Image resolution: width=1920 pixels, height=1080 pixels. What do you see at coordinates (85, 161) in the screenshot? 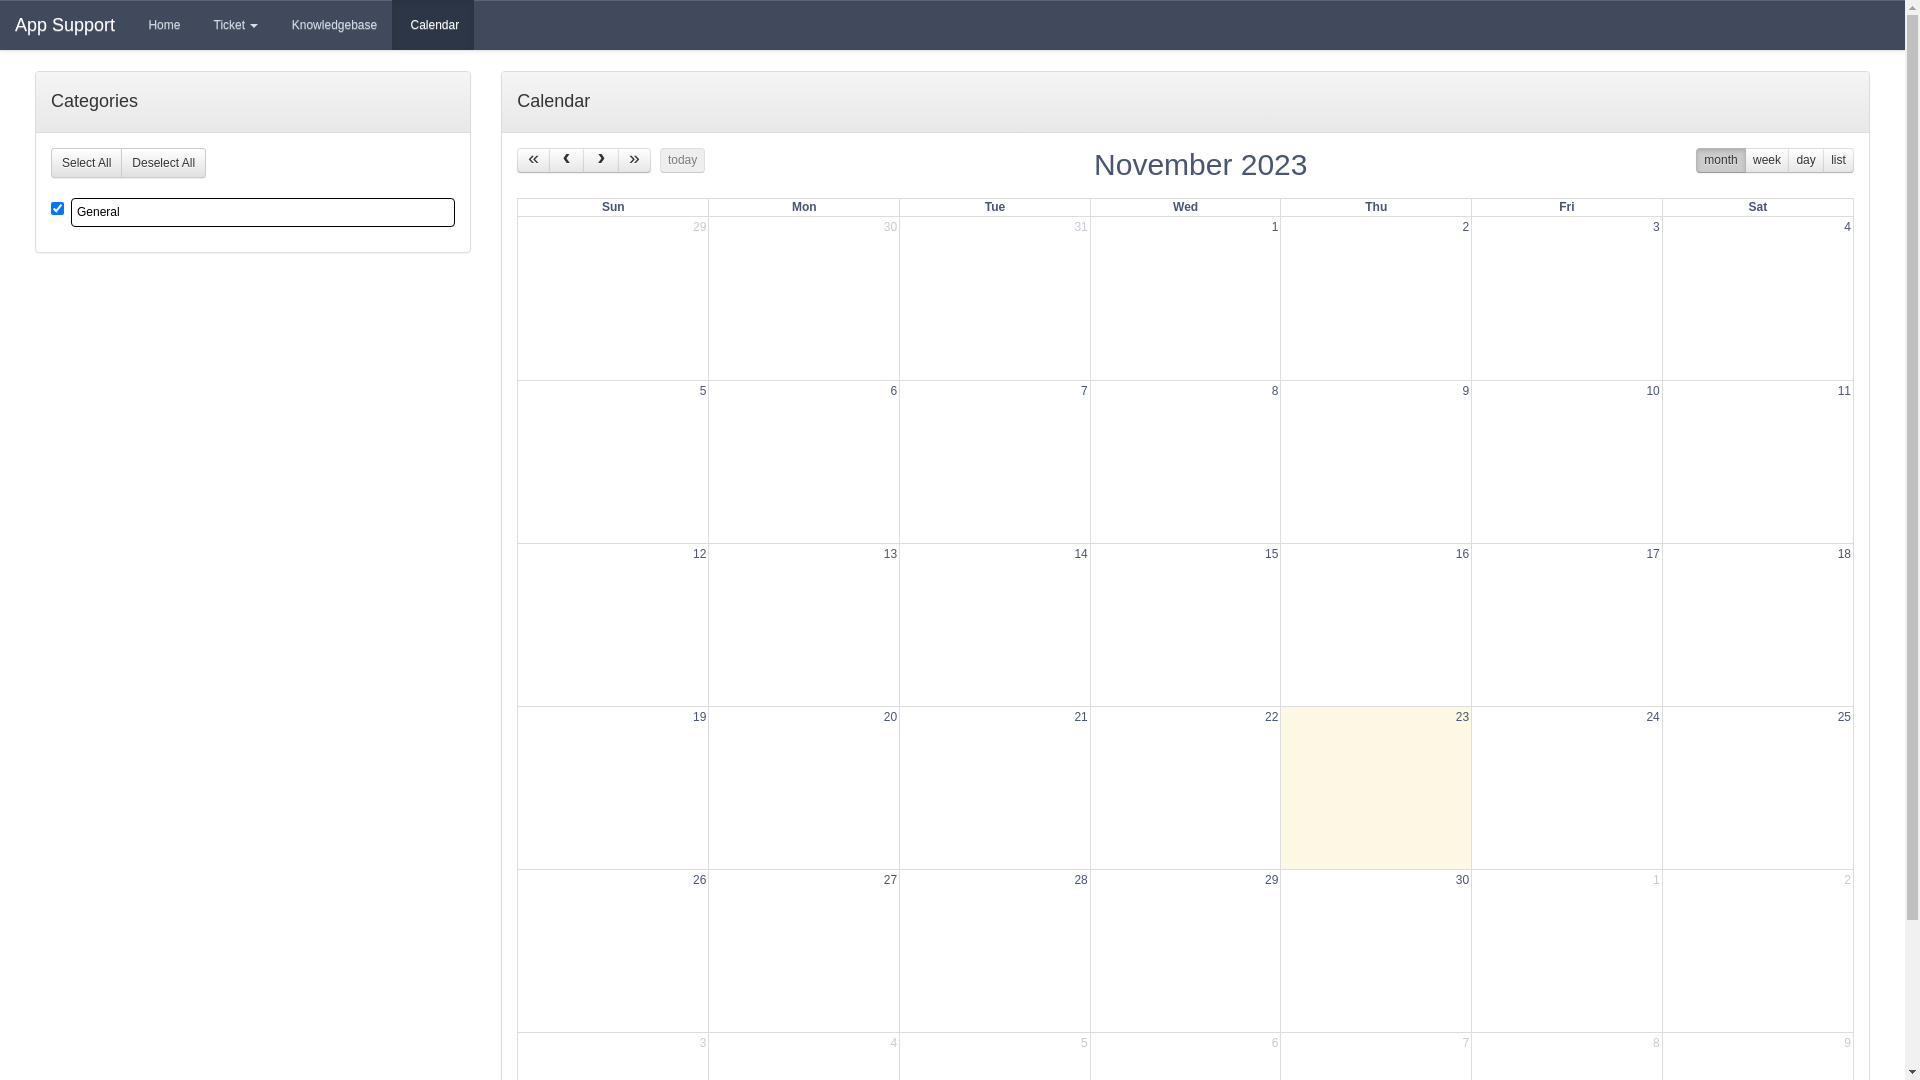
I see `'Select All'` at bounding box center [85, 161].